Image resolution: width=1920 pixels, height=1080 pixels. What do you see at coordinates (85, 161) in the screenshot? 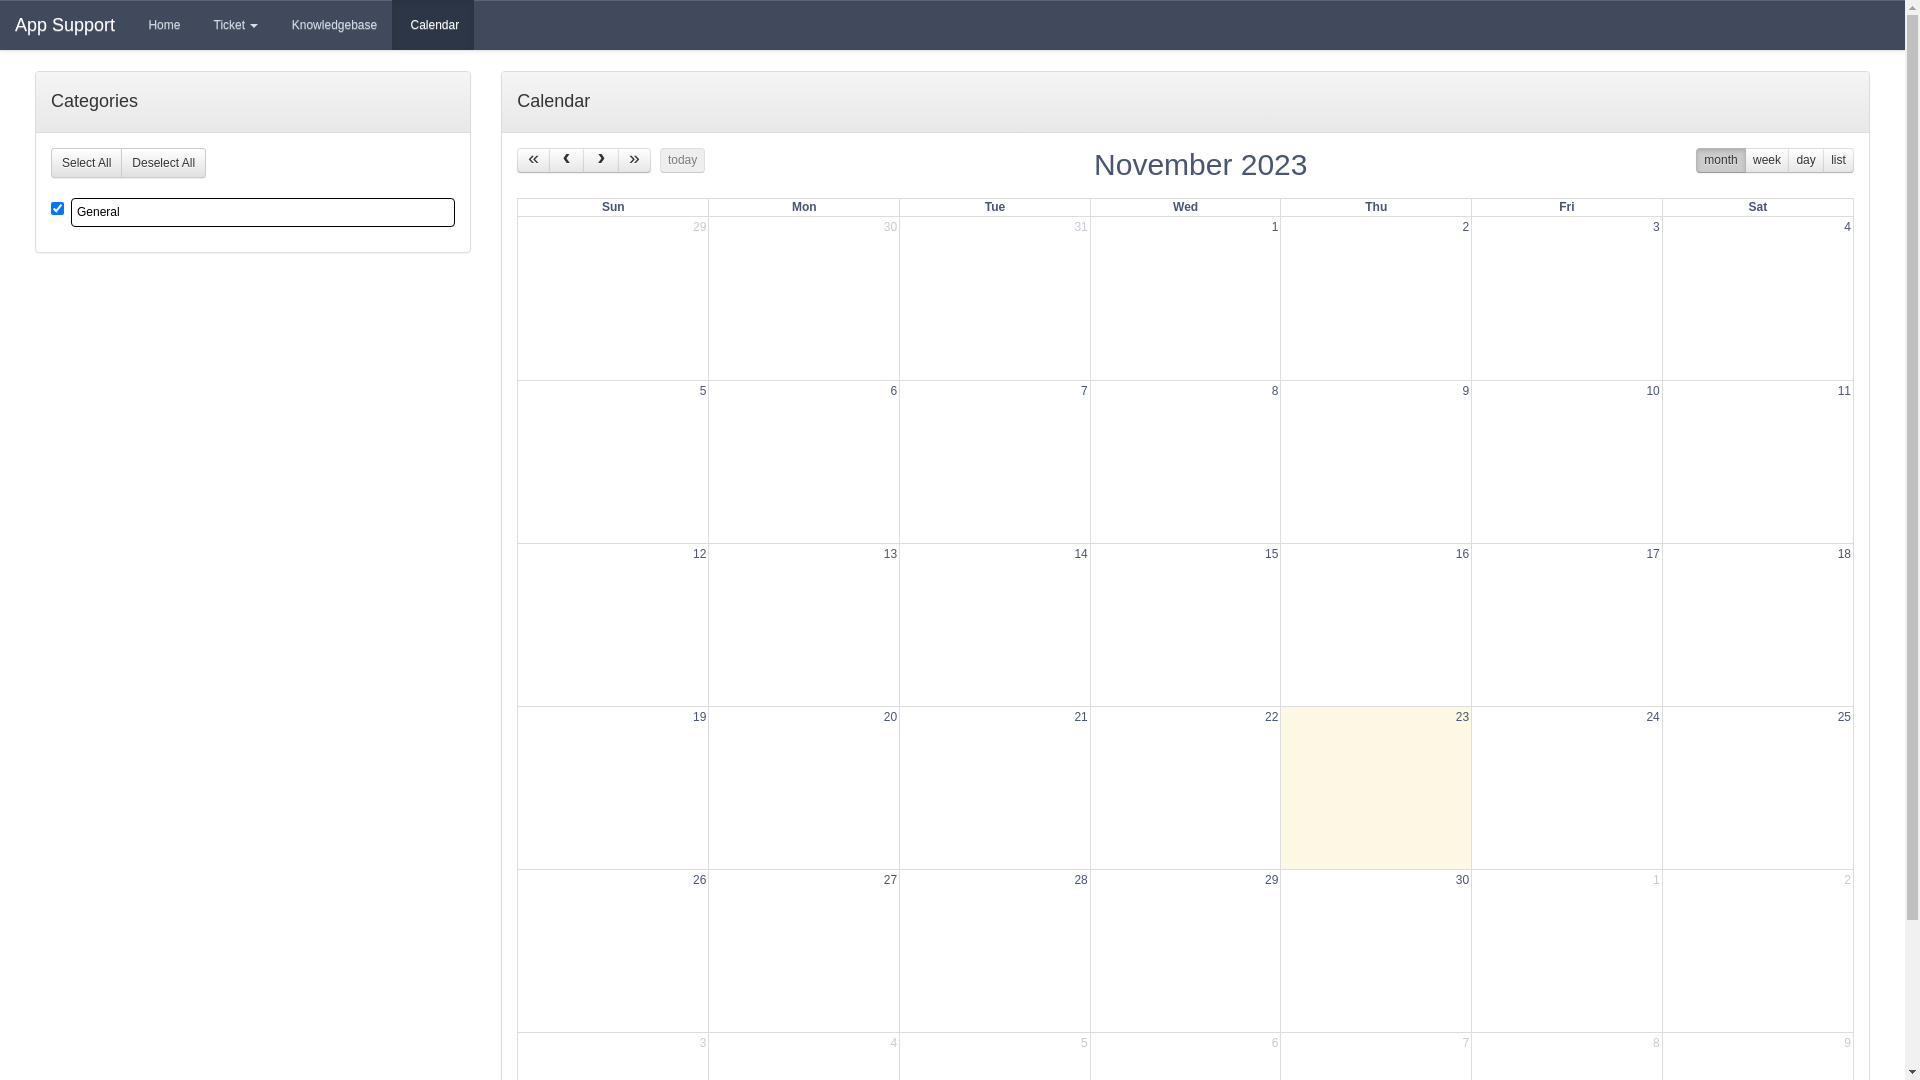
I see `'Select All'` at bounding box center [85, 161].